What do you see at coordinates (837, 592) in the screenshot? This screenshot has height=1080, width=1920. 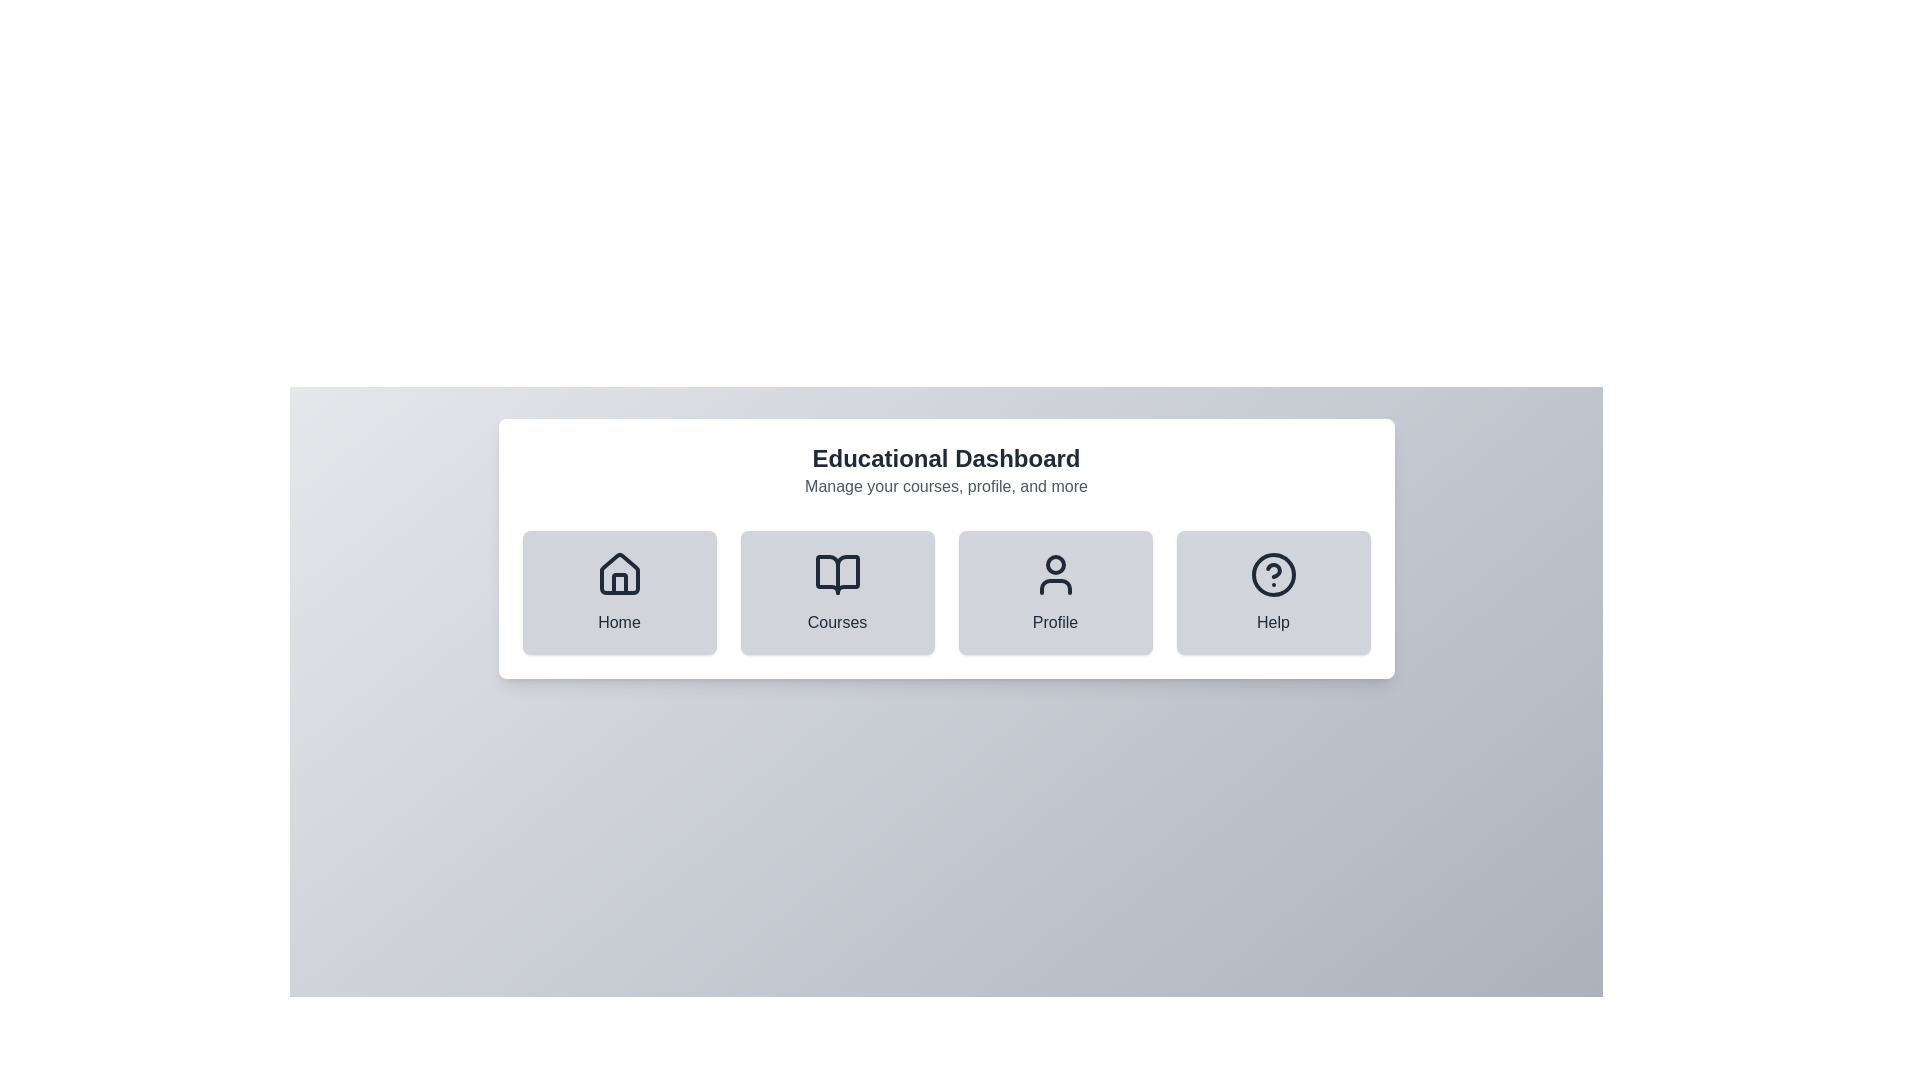 I see `the 'Courses' button, which is the second button in the grid layout with a grey background and an open book icon` at bounding box center [837, 592].